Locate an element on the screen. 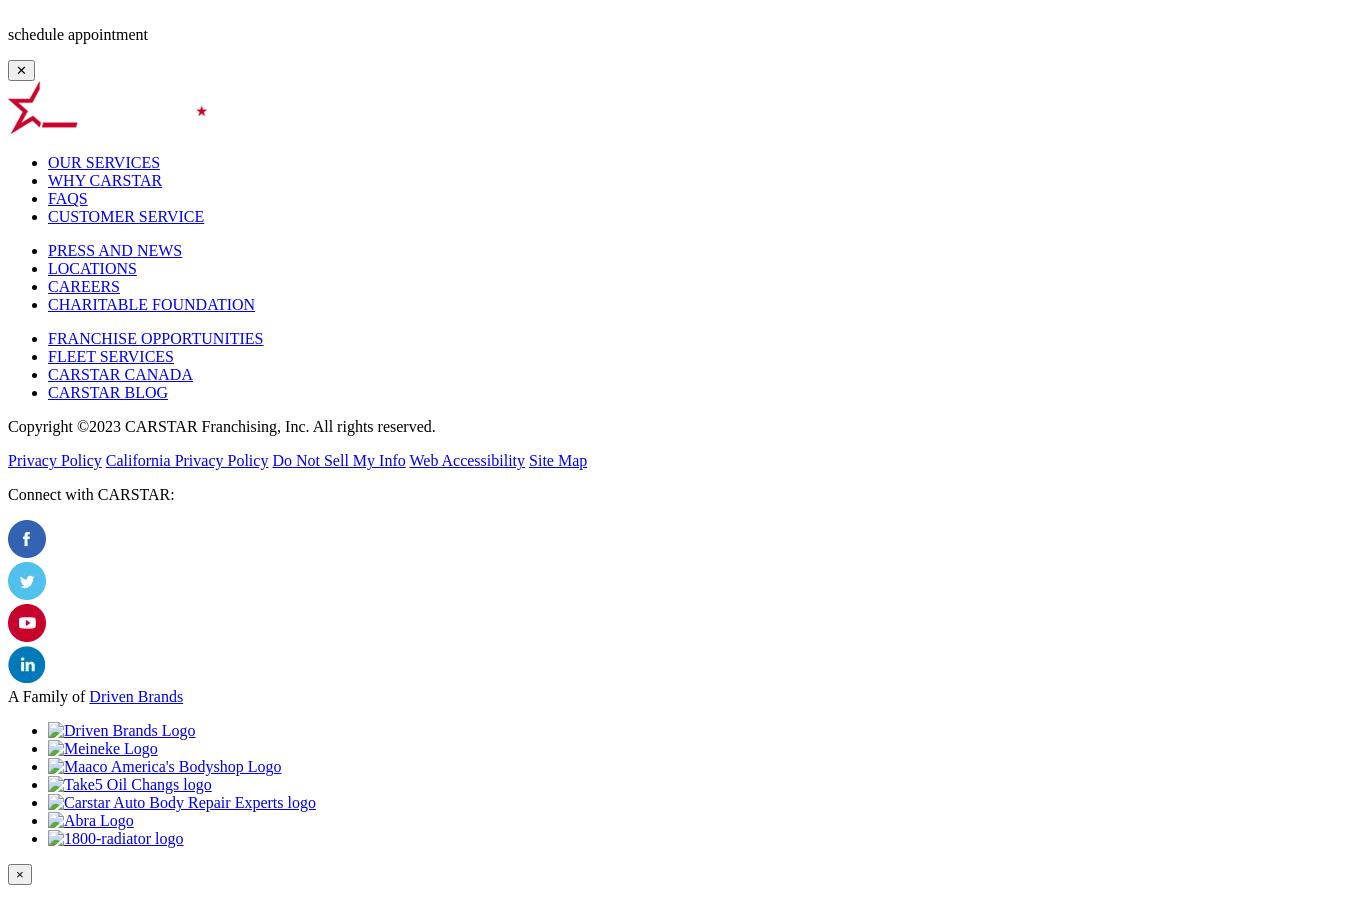  'Web Accessibility' is located at coordinates (467, 460).